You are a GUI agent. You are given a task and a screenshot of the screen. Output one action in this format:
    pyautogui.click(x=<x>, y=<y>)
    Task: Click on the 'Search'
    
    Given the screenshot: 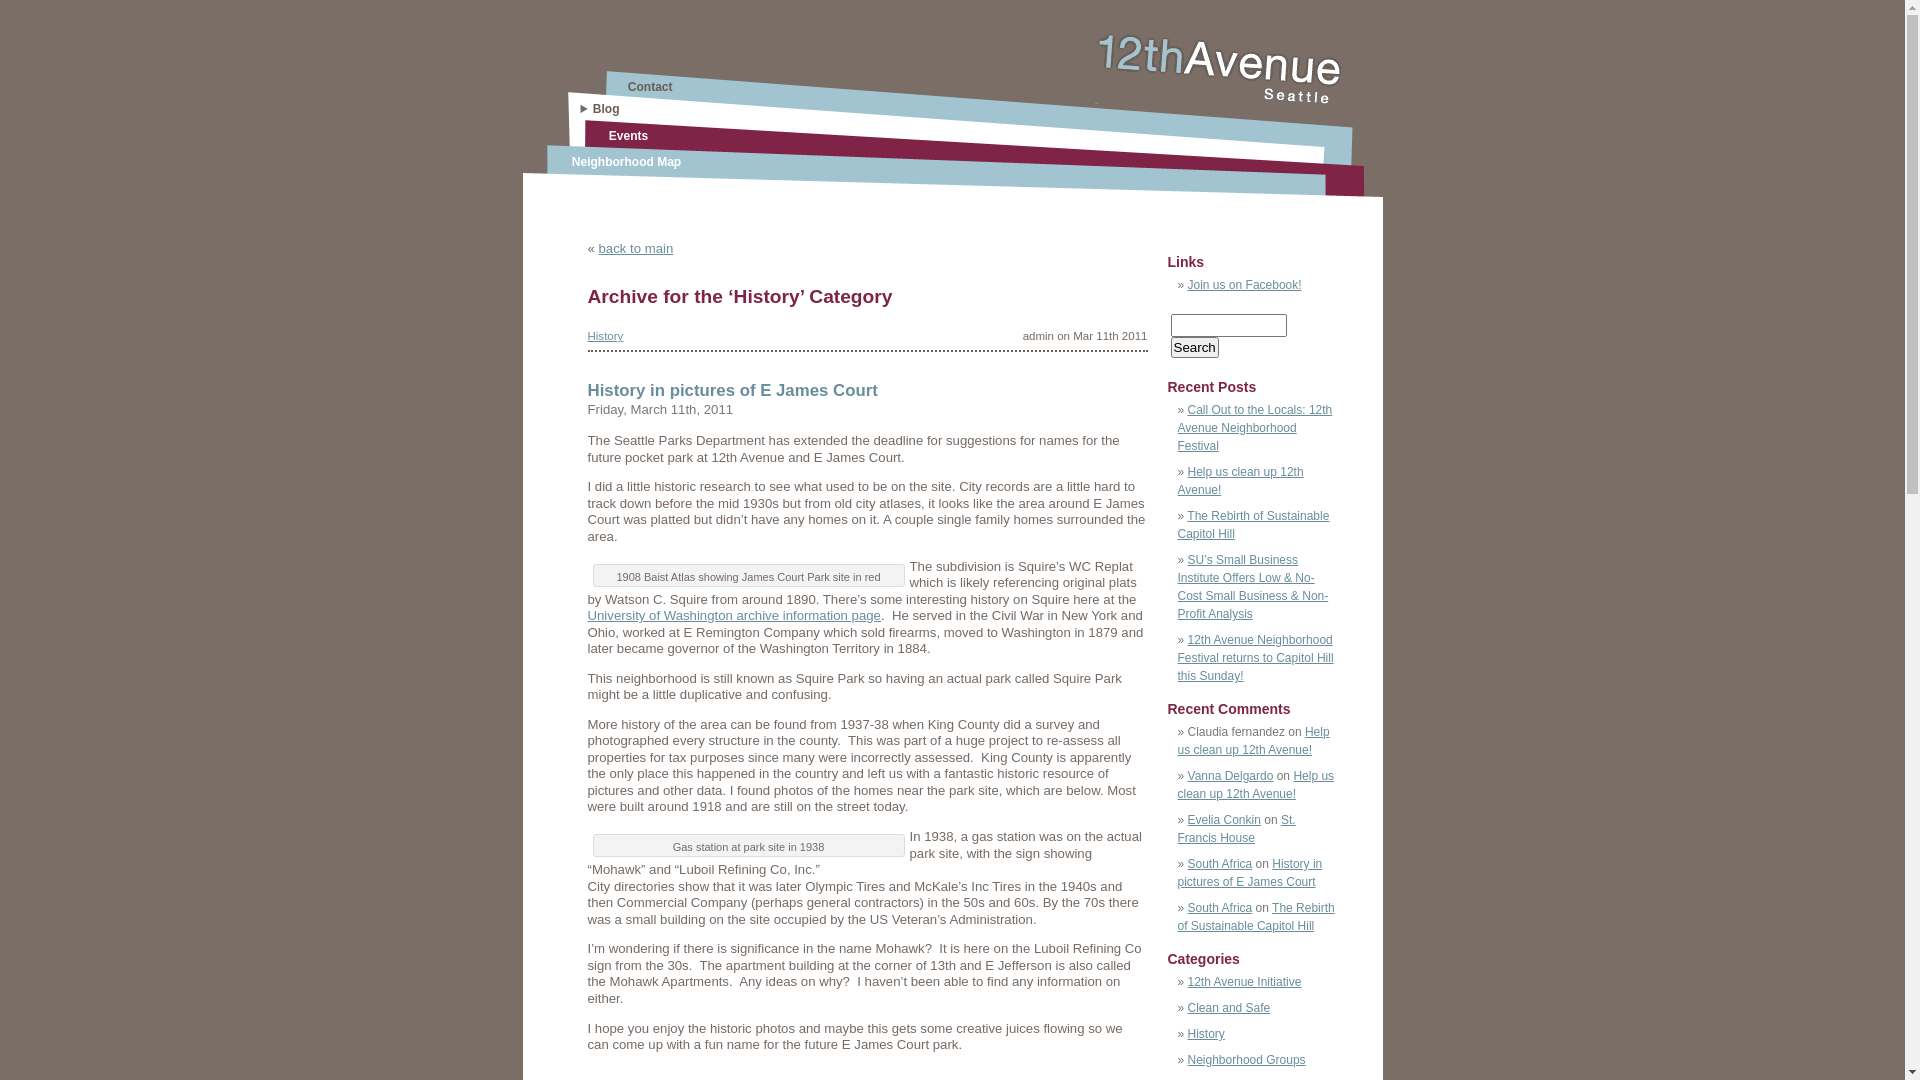 What is the action you would take?
    pyautogui.click(x=1170, y=346)
    